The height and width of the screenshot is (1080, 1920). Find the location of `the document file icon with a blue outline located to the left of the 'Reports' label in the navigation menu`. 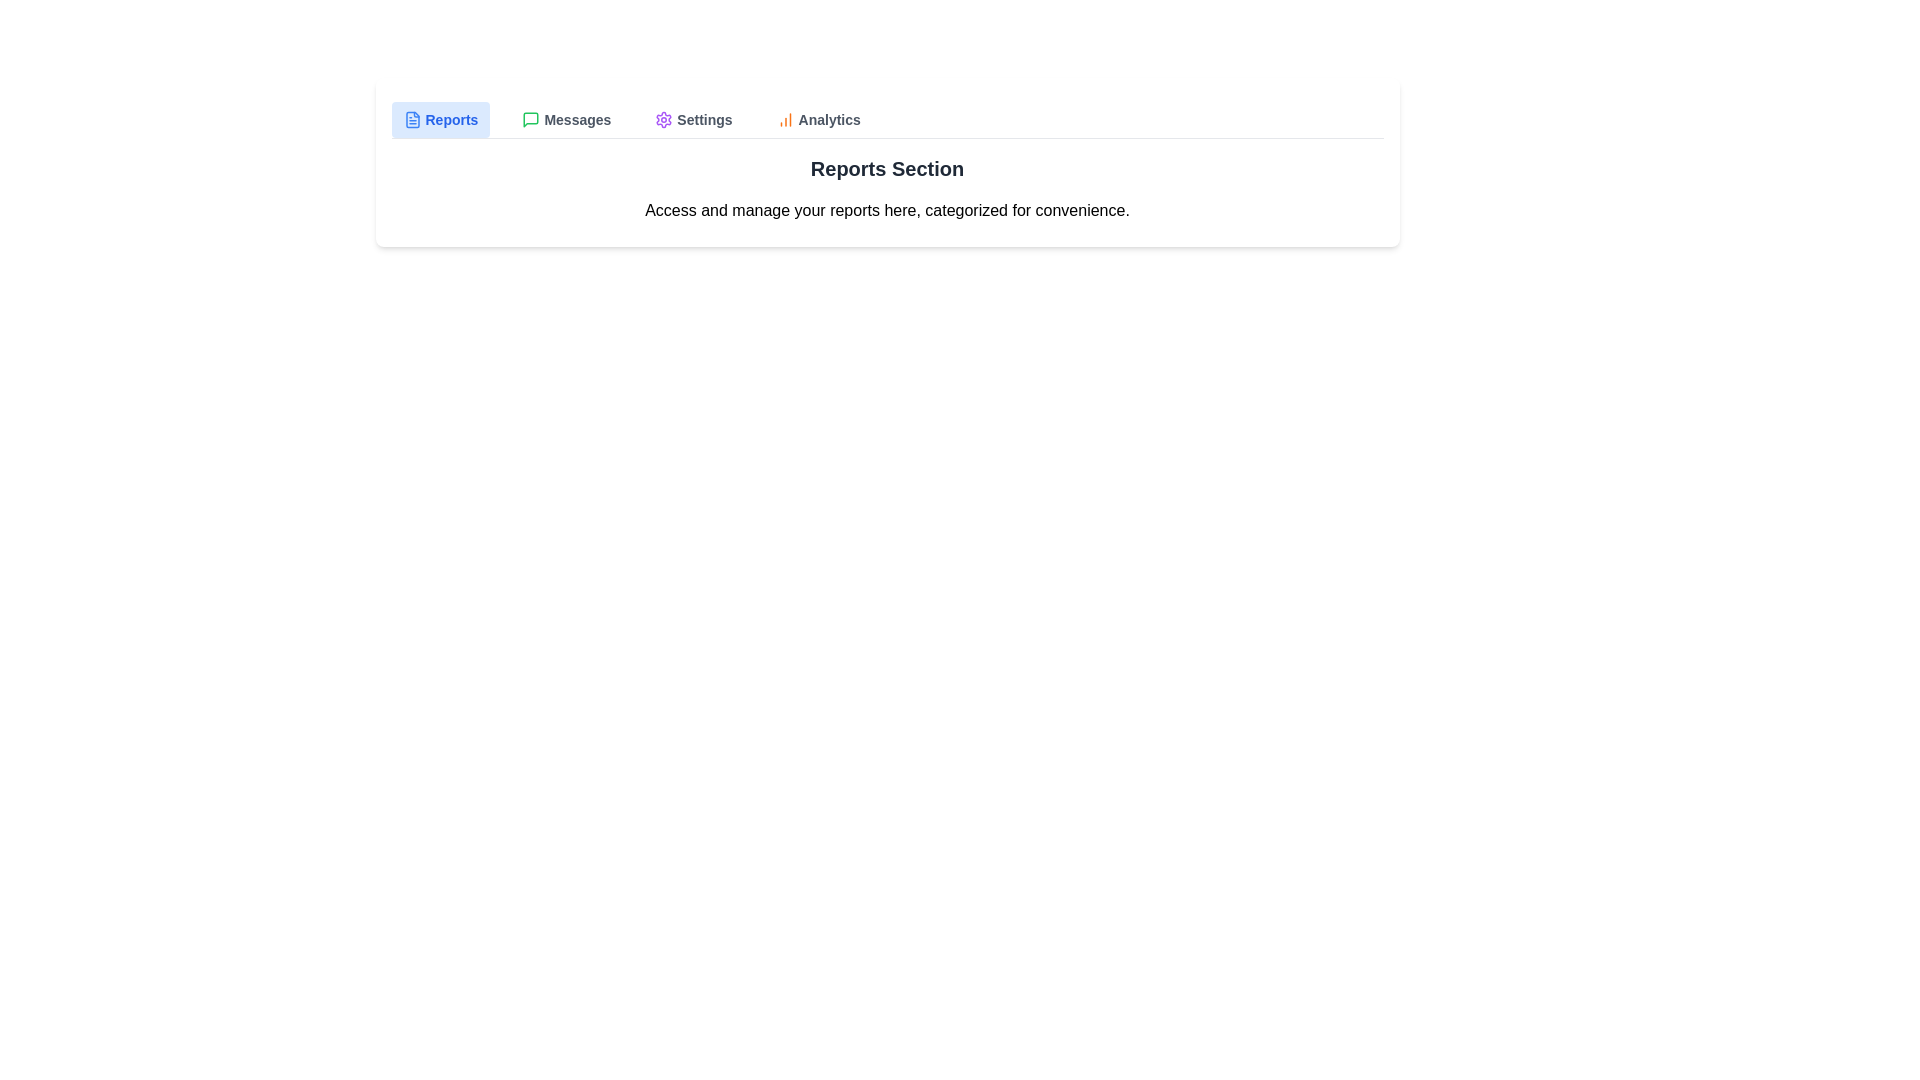

the document file icon with a blue outline located to the left of the 'Reports' label in the navigation menu is located at coordinates (411, 119).